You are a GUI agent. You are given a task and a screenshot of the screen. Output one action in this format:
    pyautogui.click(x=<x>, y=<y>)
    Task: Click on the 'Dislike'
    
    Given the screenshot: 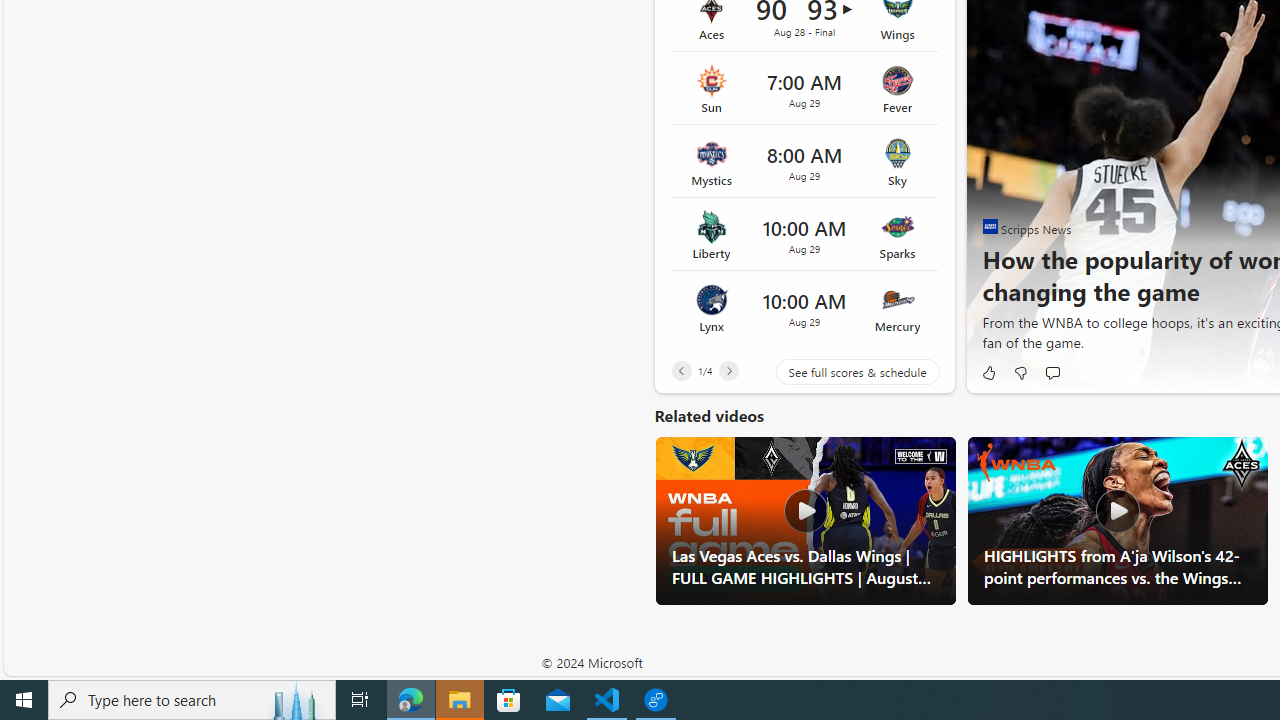 What is the action you would take?
    pyautogui.click(x=1020, y=372)
    